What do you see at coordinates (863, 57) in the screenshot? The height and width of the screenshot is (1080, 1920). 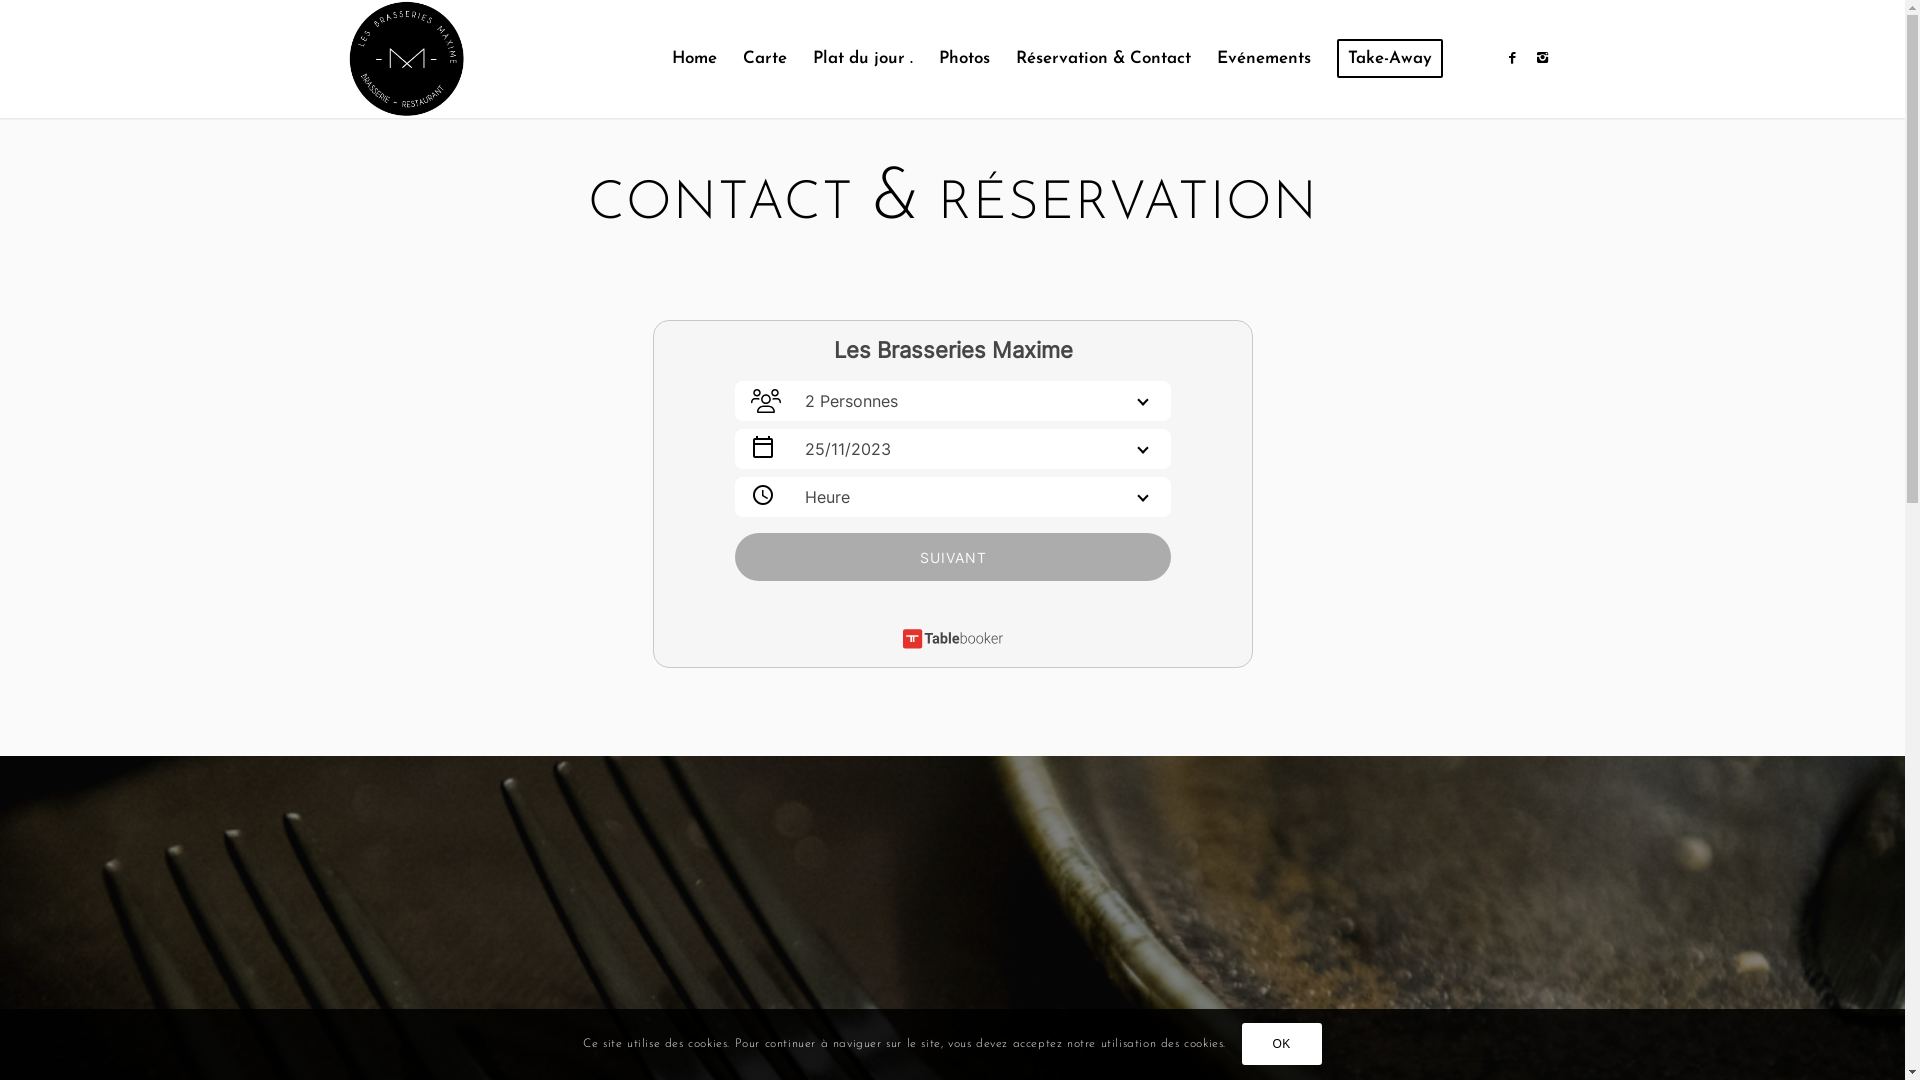 I see `'Plat du jour .'` at bounding box center [863, 57].